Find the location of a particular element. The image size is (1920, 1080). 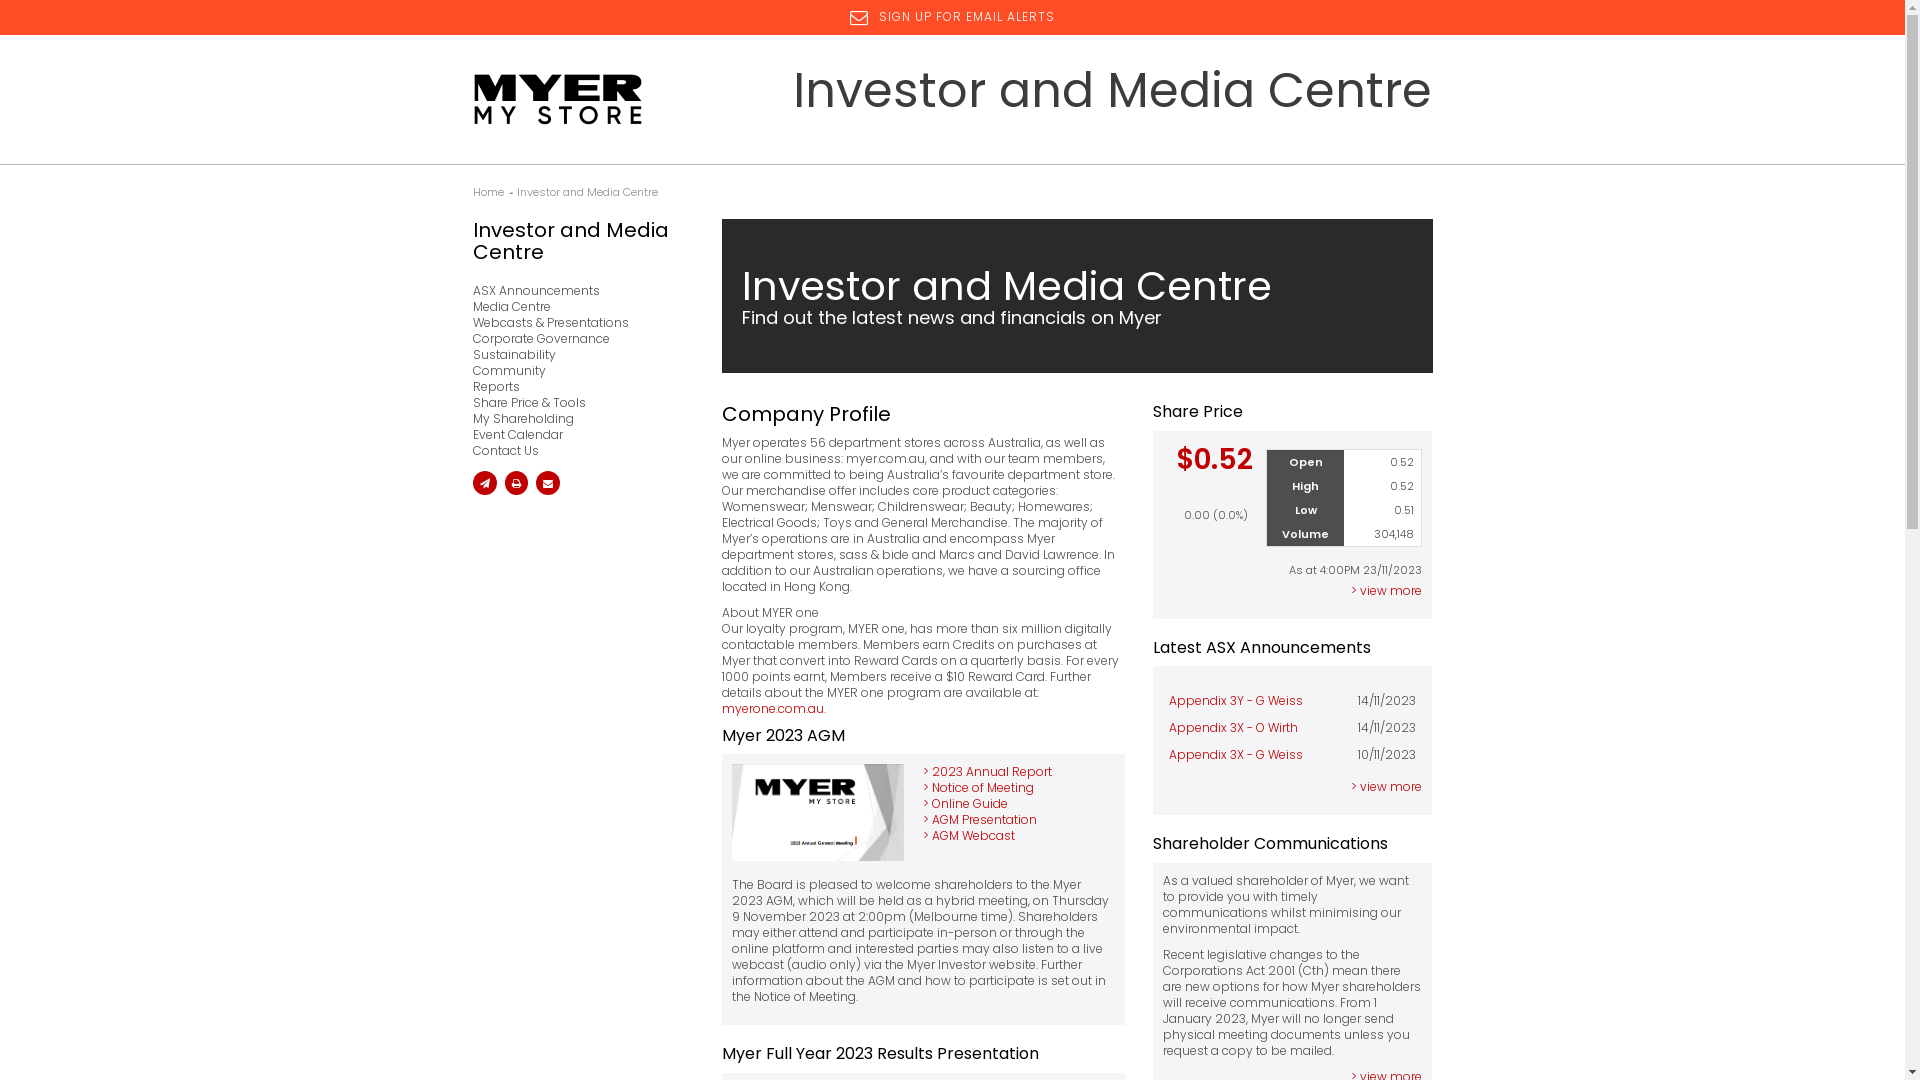

'Reports' is located at coordinates (576, 386).